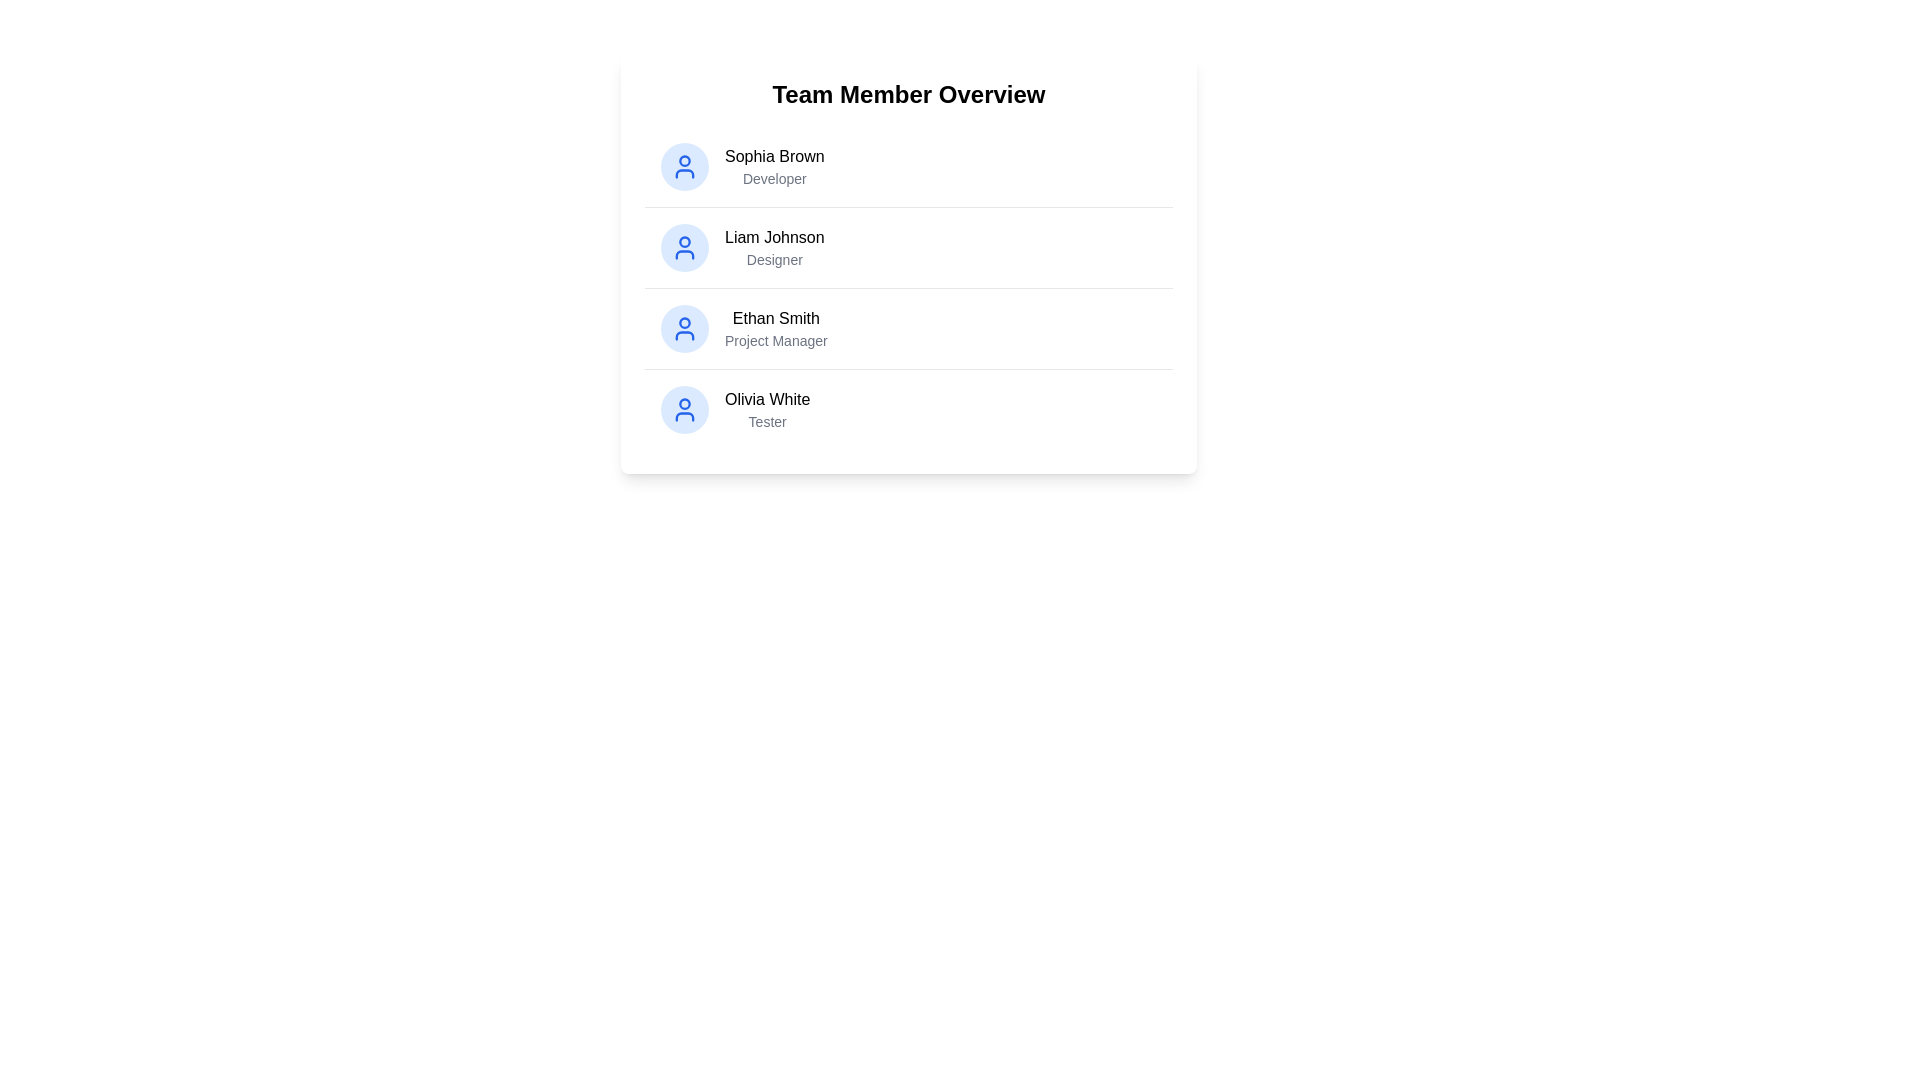  Describe the element at coordinates (685, 241) in the screenshot. I see `the SVG Circle that represents the status indicator within the 'Liam Johnson - Designer' profile card located in the second list item of the 'Team Member Overview'` at that location.